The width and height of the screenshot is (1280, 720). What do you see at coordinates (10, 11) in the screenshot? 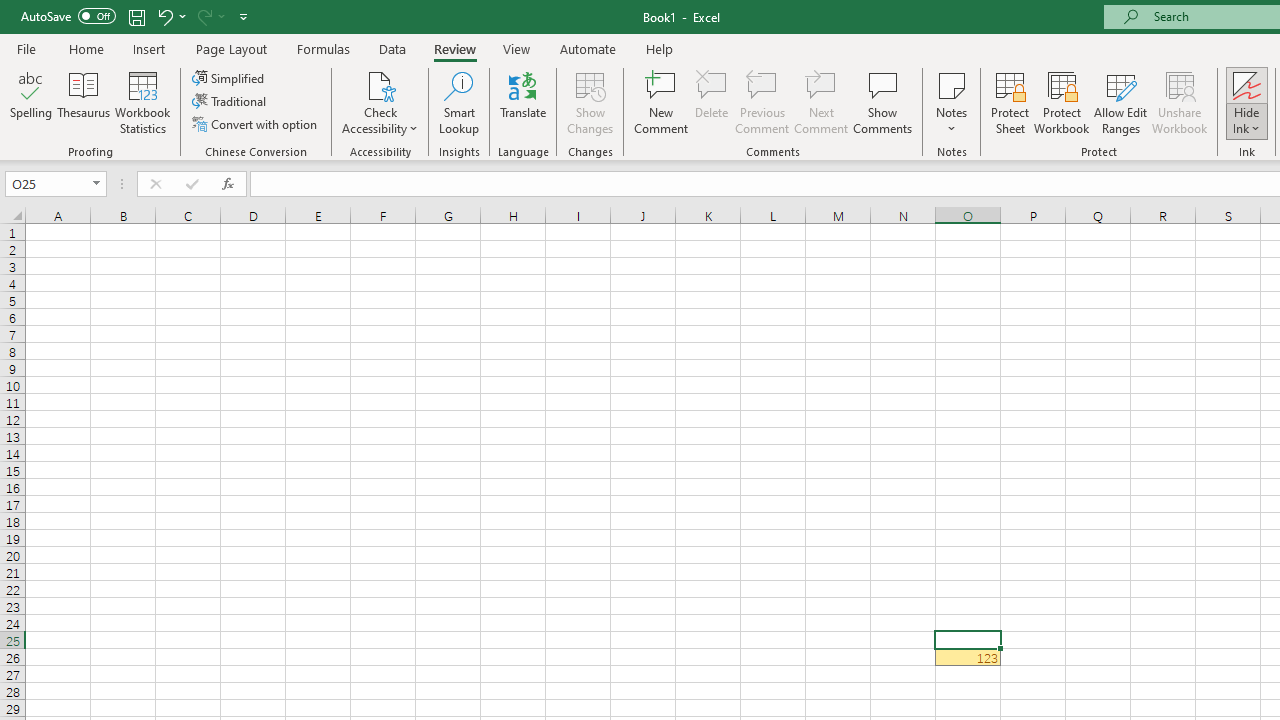
I see `'System'` at bounding box center [10, 11].